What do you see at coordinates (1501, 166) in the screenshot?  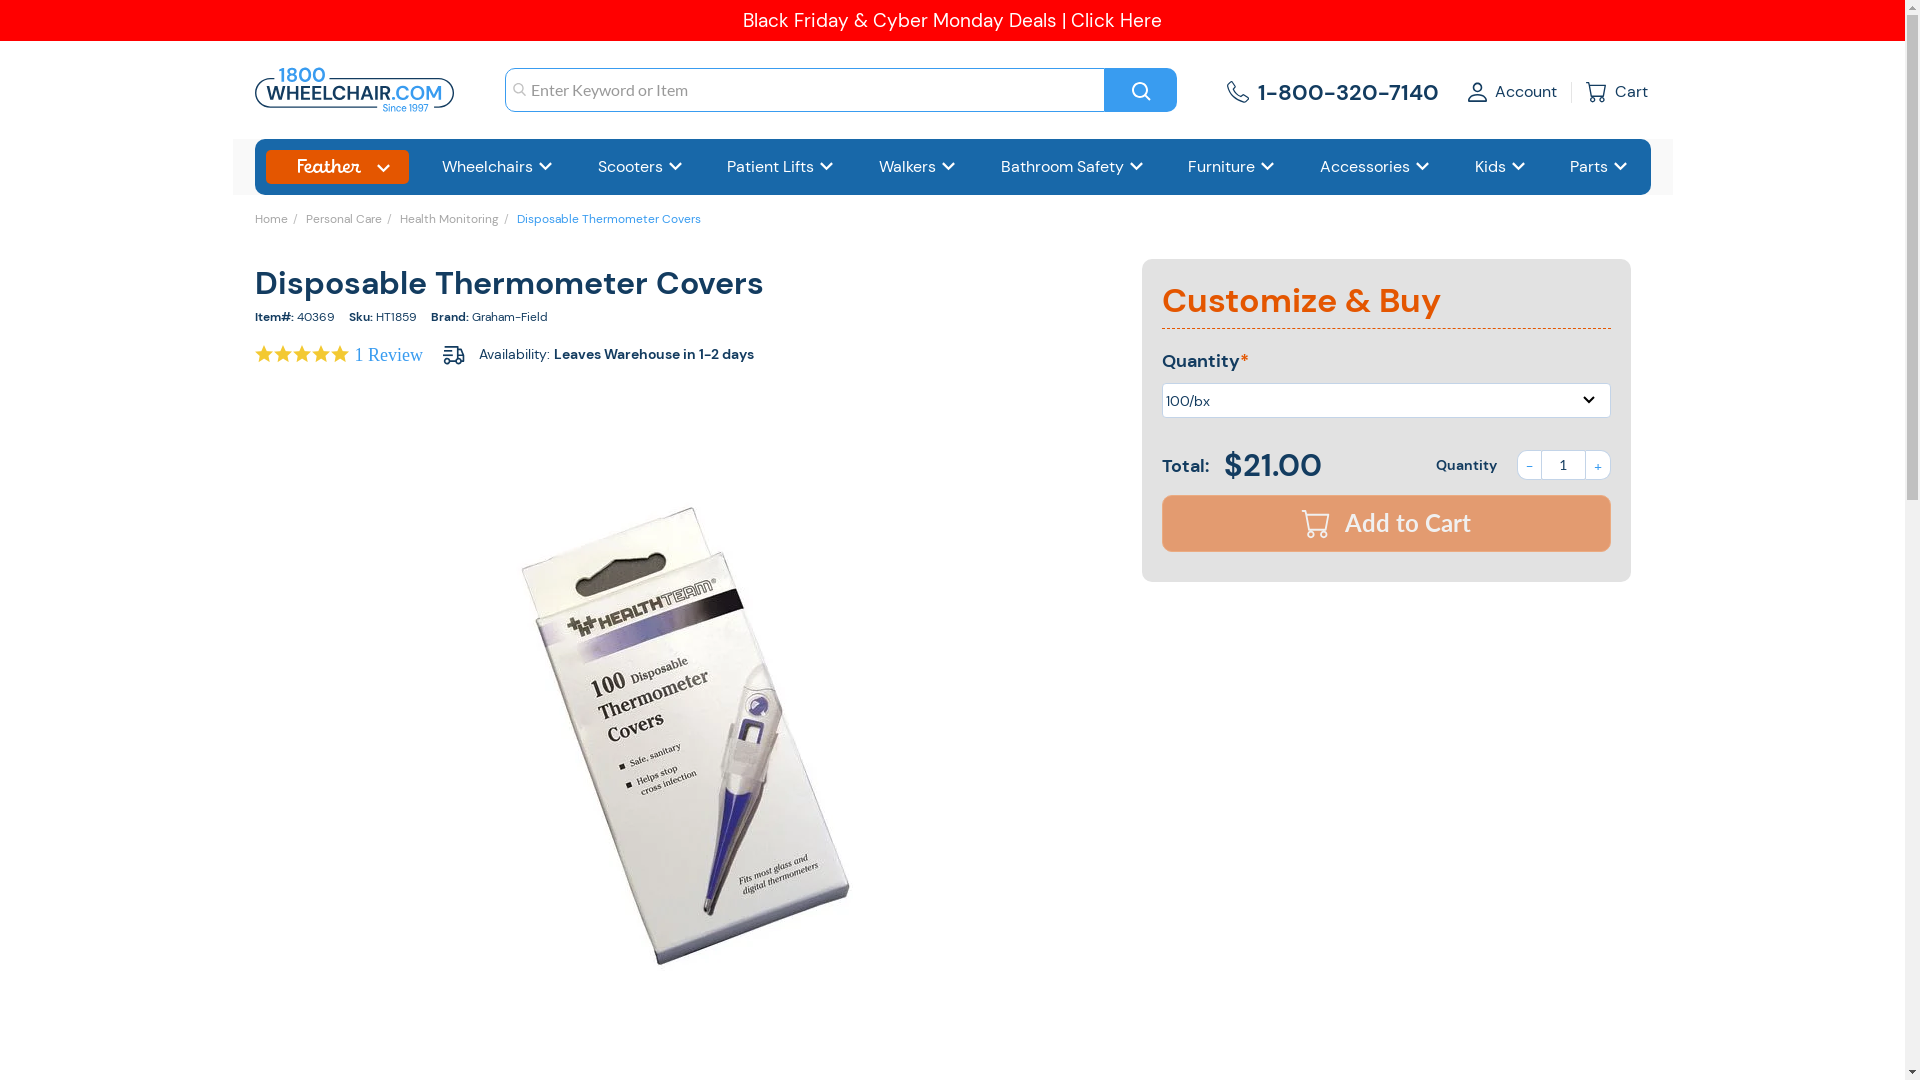 I see `'Kids'` at bounding box center [1501, 166].